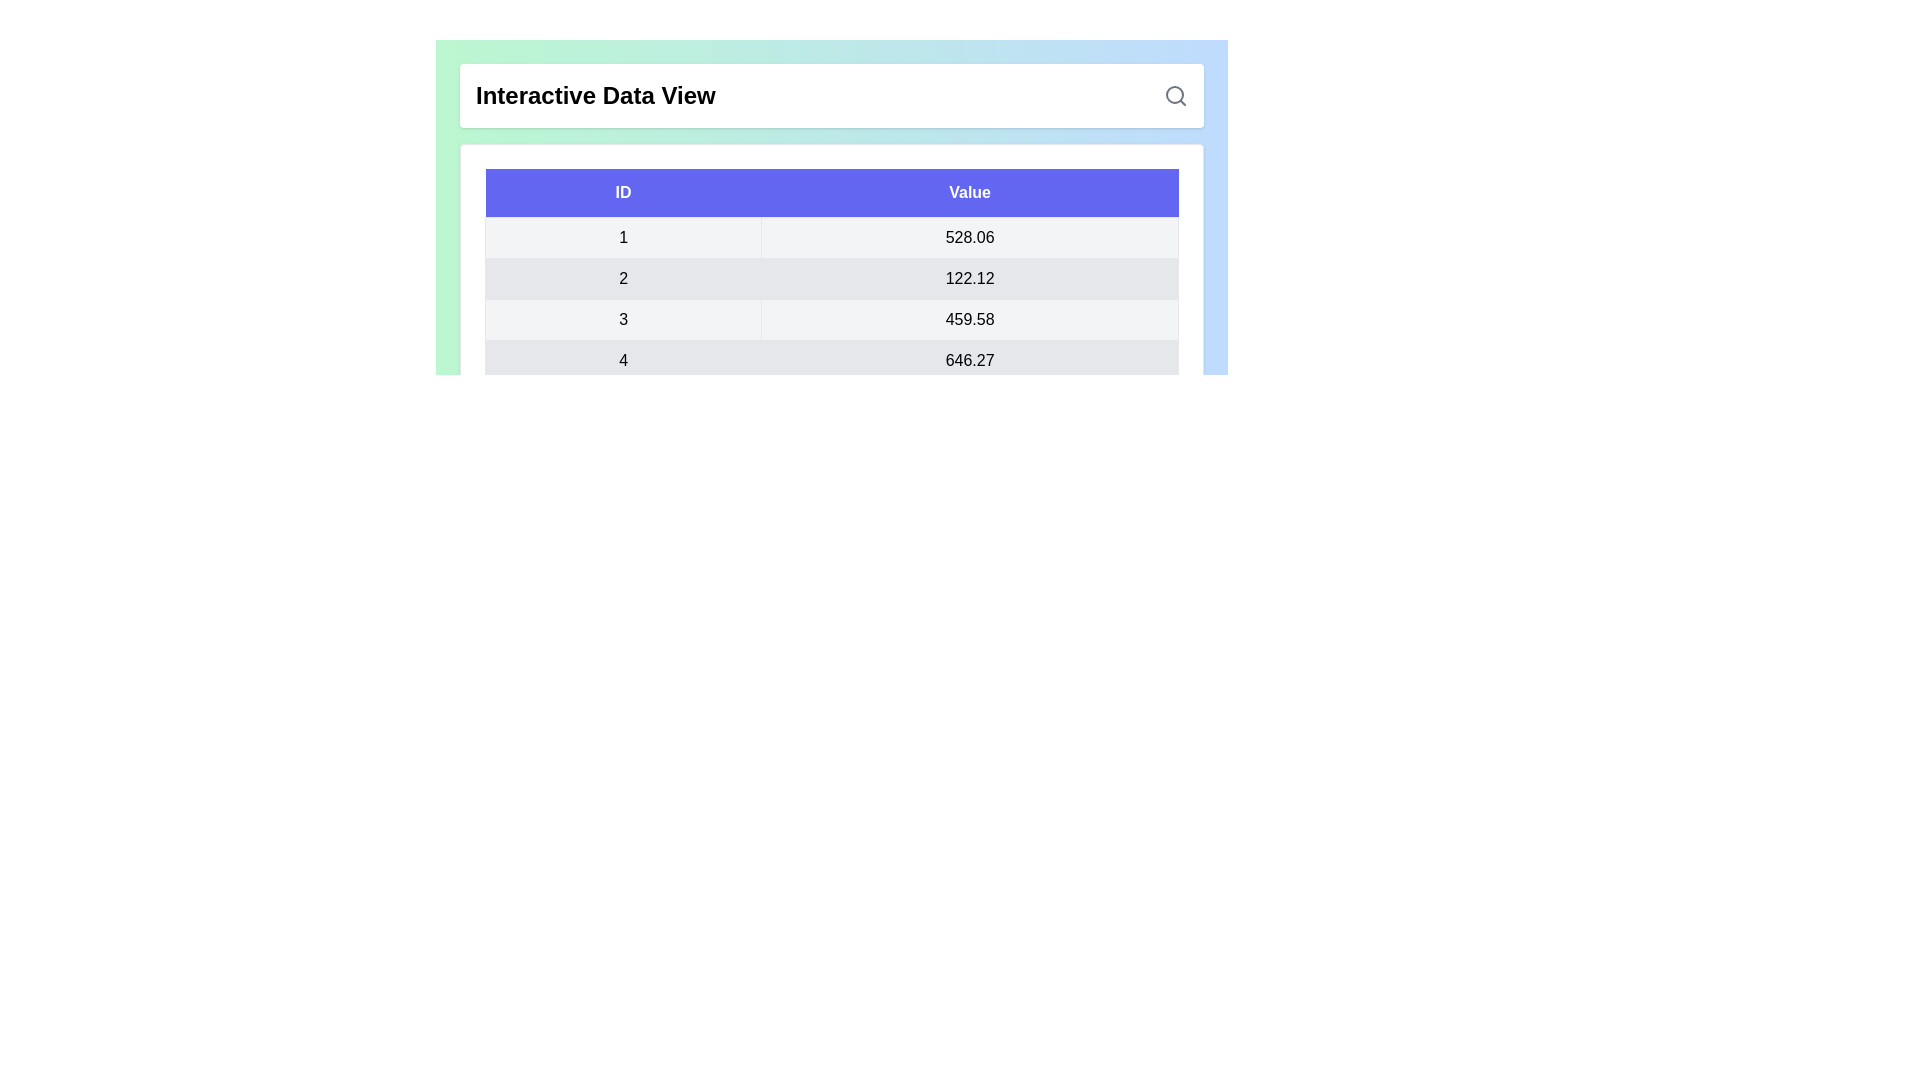 This screenshot has width=1920, height=1080. What do you see at coordinates (622, 319) in the screenshot?
I see `the row corresponding to the ID 3 to view its details` at bounding box center [622, 319].